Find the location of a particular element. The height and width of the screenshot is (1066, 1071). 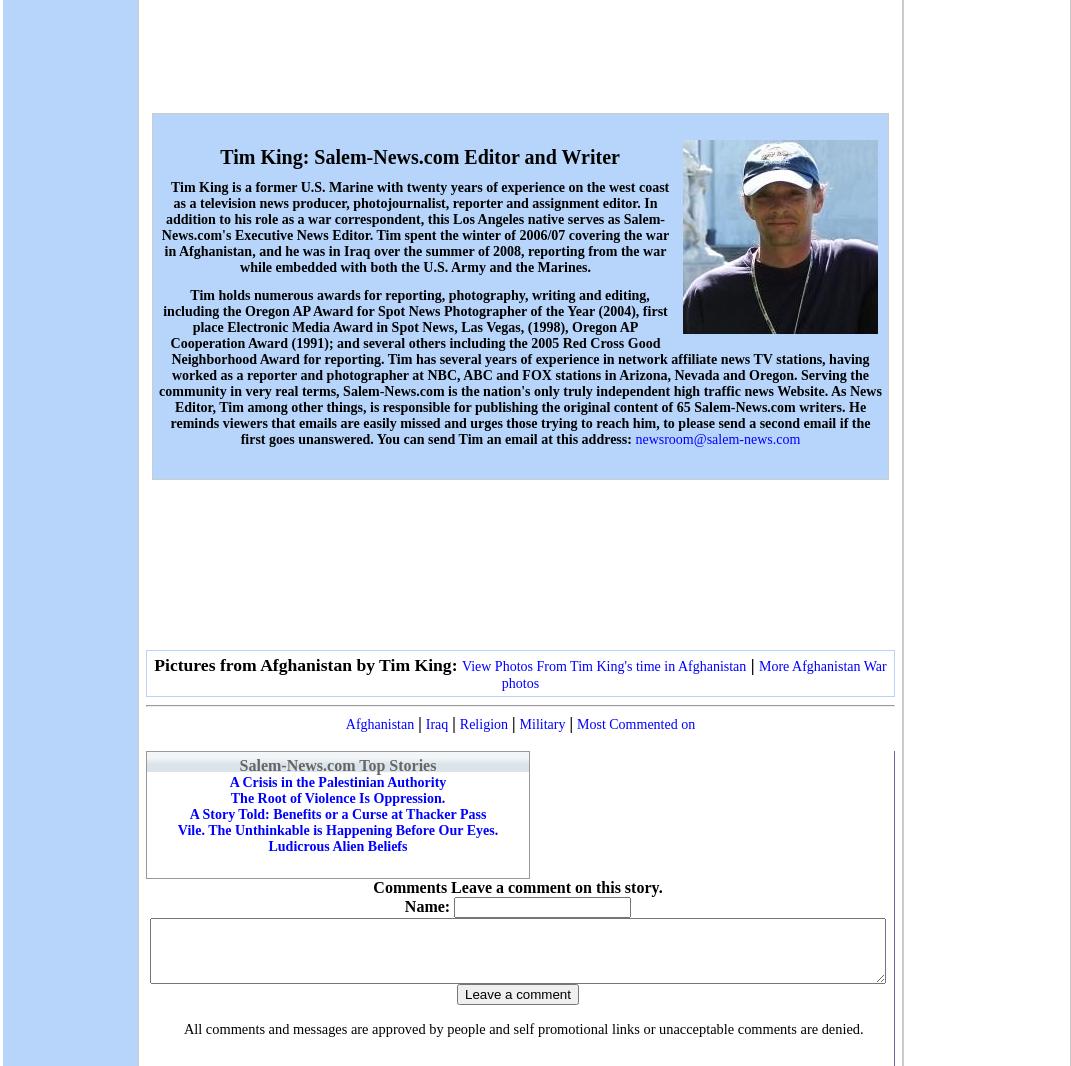

'Ludicrous Alien Beliefs' is located at coordinates (336, 845).